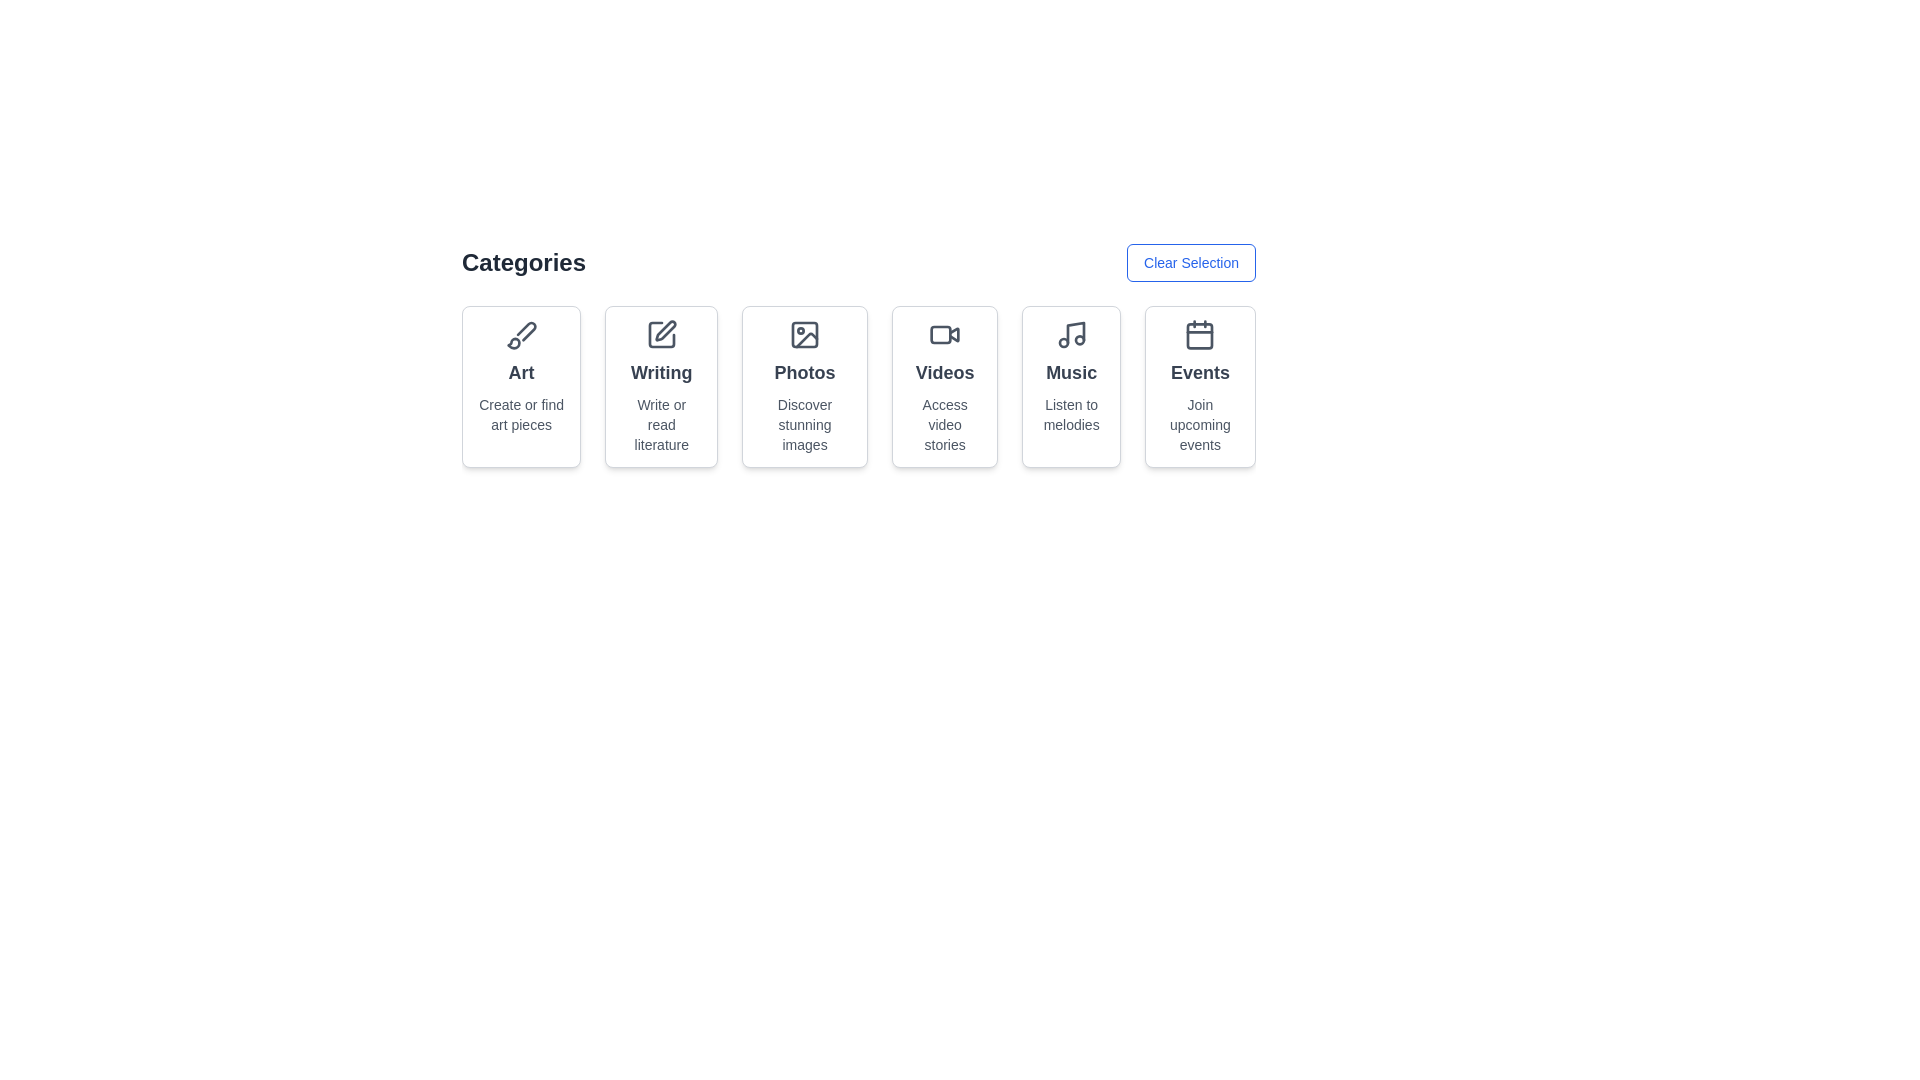 Image resolution: width=1920 pixels, height=1080 pixels. Describe the element at coordinates (1070, 373) in the screenshot. I see `the 'Music' text label, which is centrally located in a card layout and is positioned below a musical note icon and above the subtitle 'Listen to melodies'` at that location.